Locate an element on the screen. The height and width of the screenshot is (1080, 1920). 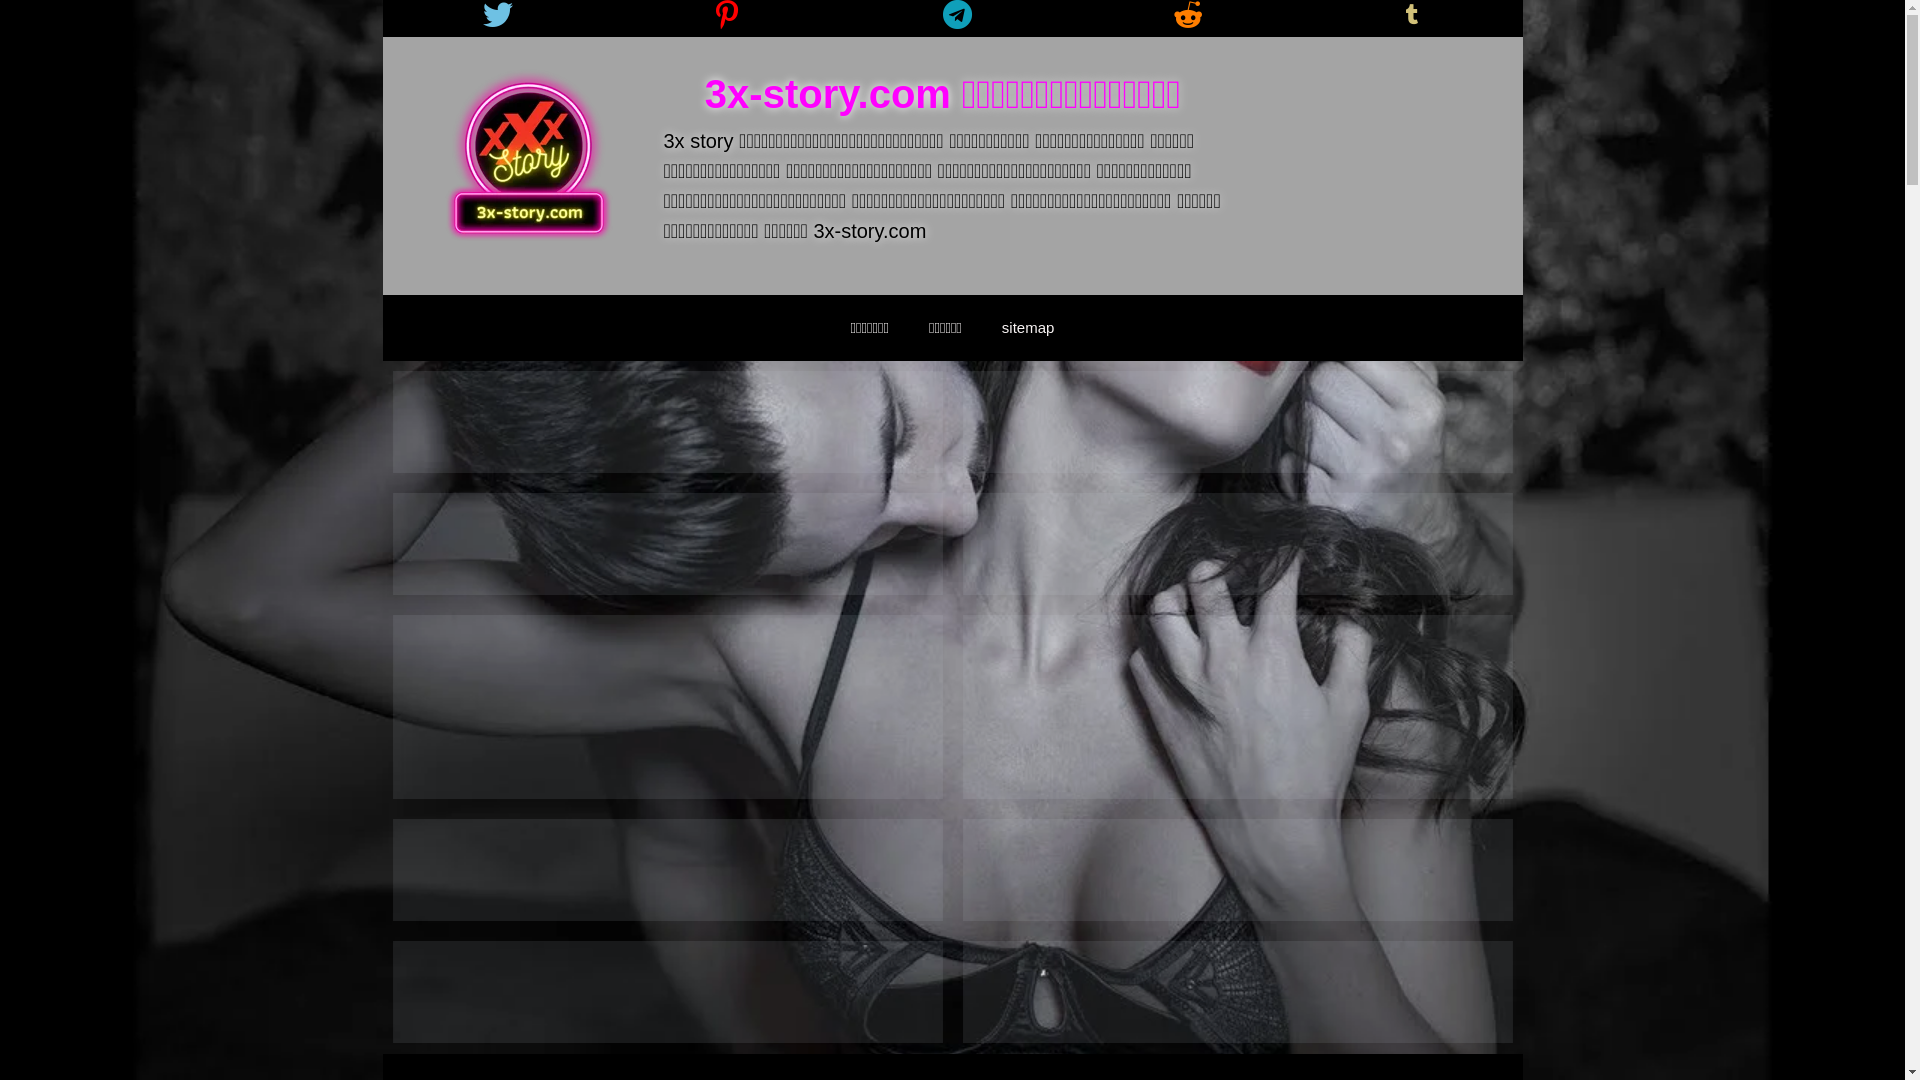
'sitemap' is located at coordinates (1028, 326).